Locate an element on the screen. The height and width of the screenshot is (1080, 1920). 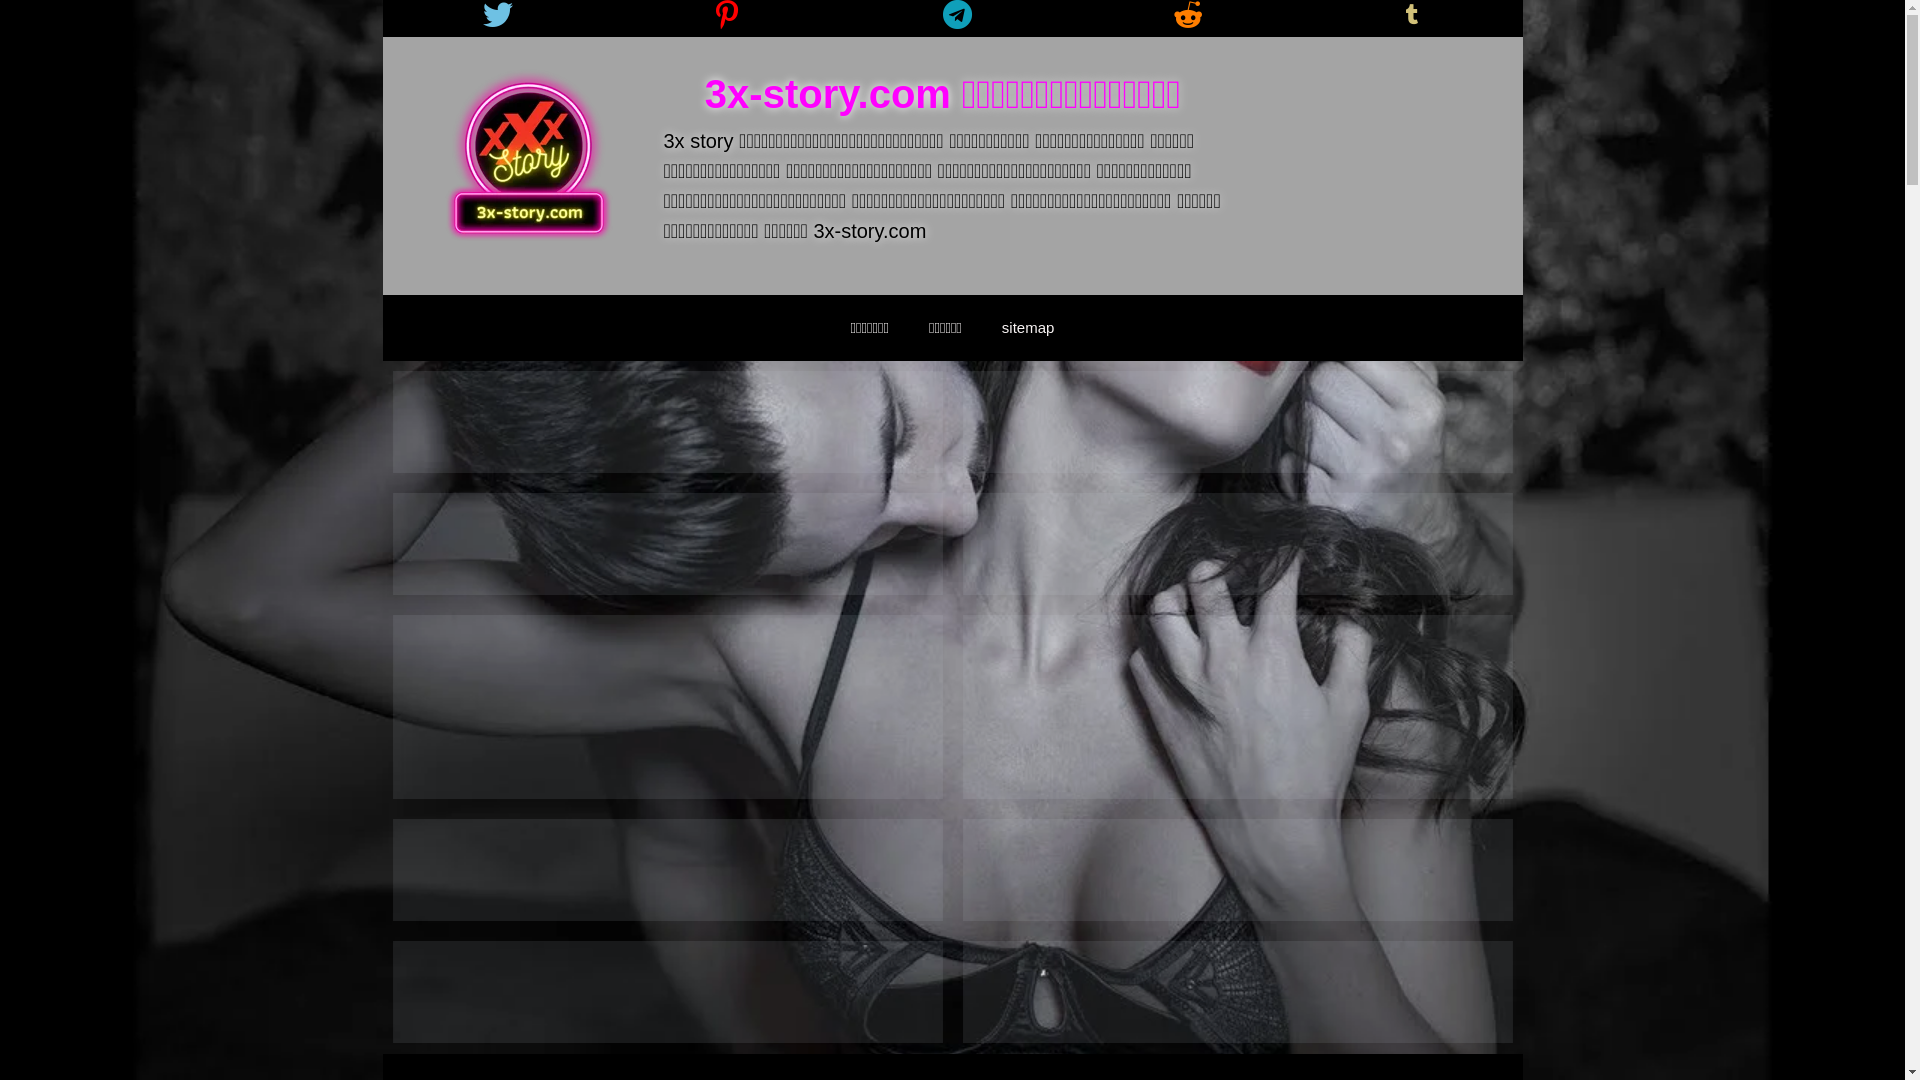
'sitemap' is located at coordinates (1028, 326).